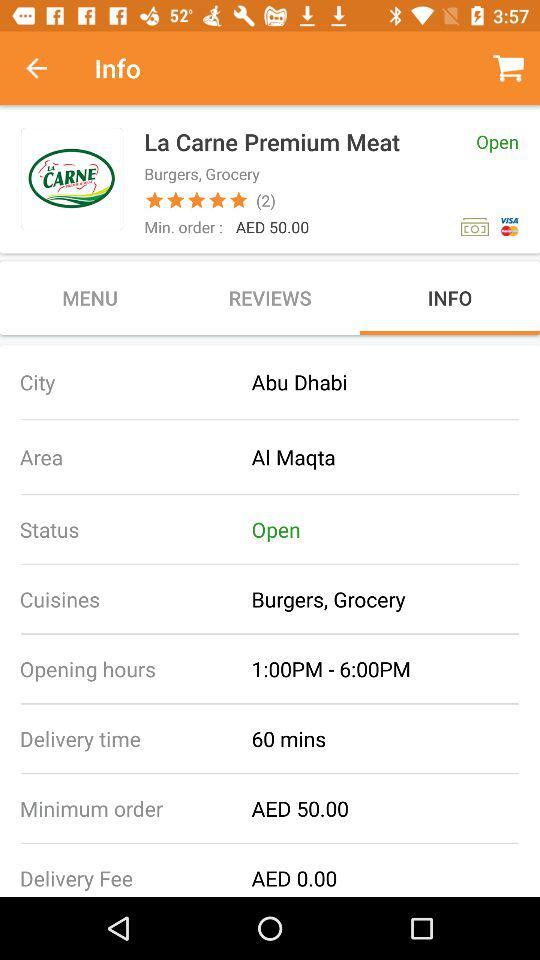 Image resolution: width=540 pixels, height=960 pixels. I want to click on go back, so click(47, 68).